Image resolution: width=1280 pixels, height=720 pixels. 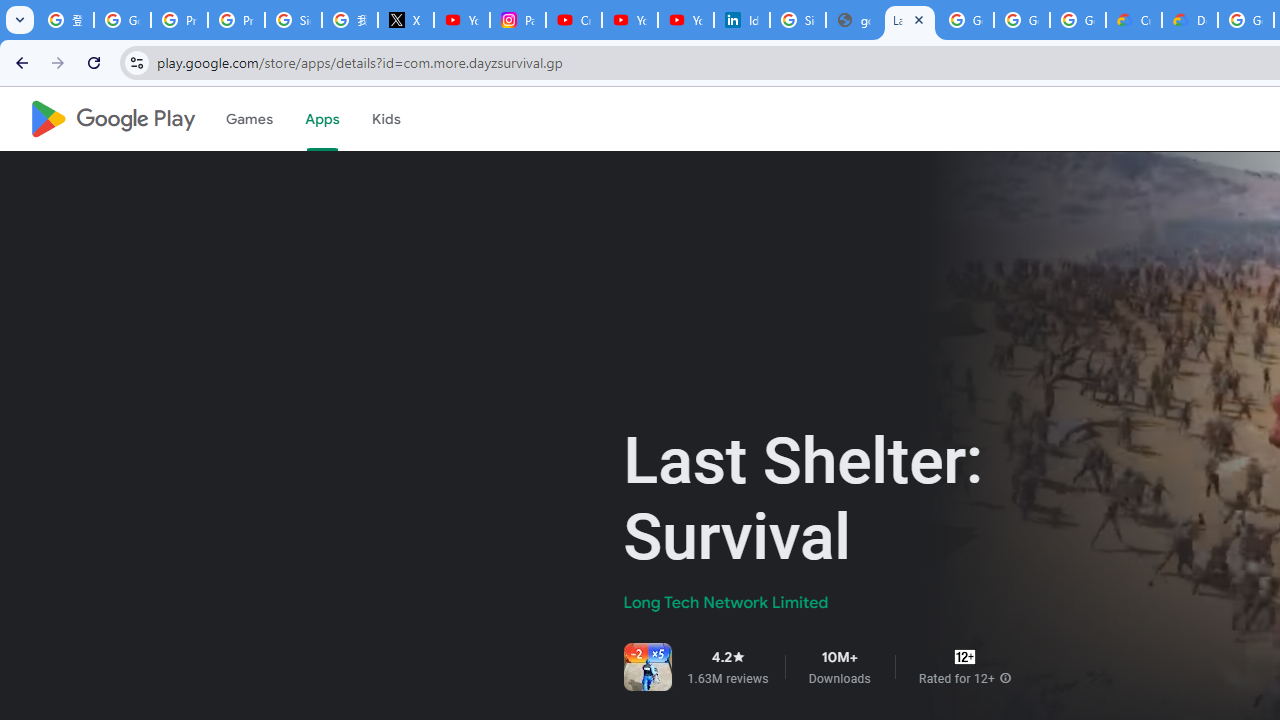 What do you see at coordinates (1022, 20) in the screenshot?
I see `'Google Workspace - Specific Terms'` at bounding box center [1022, 20].